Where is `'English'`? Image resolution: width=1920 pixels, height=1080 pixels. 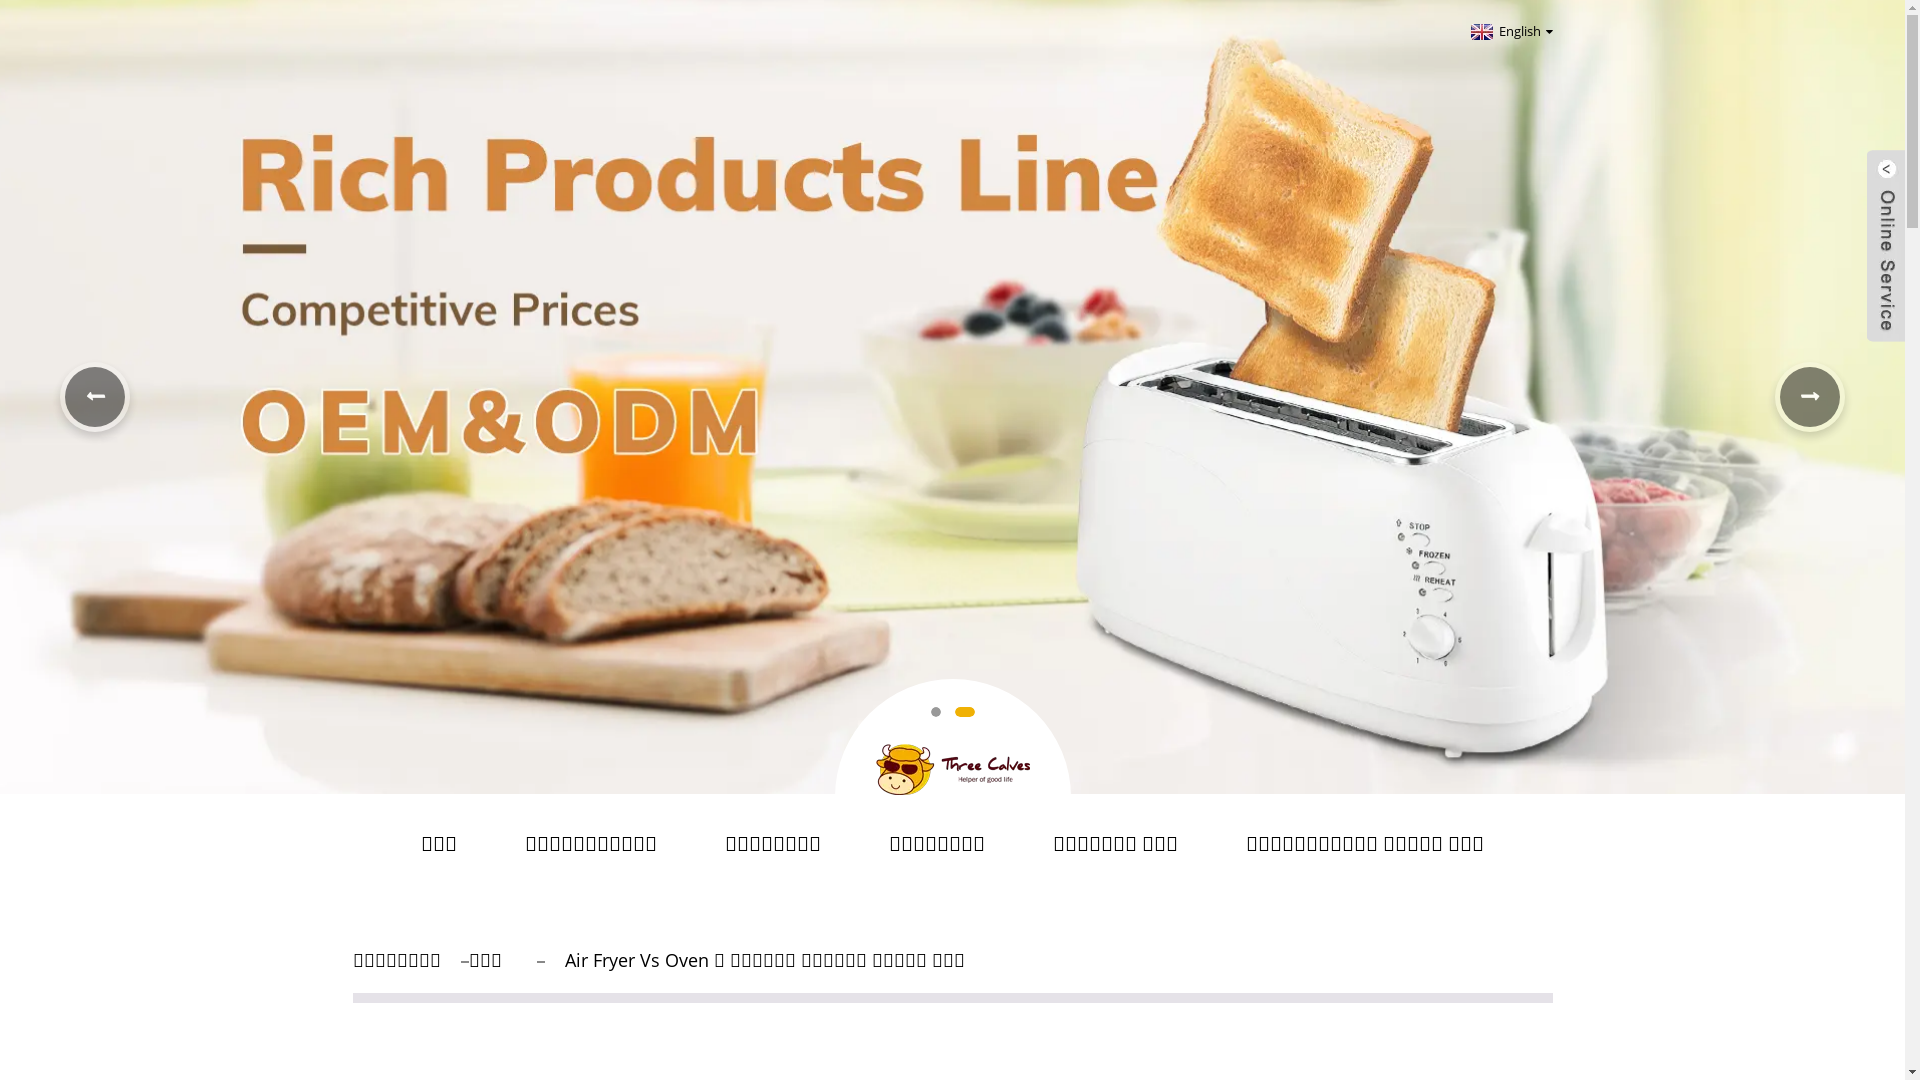
'English' is located at coordinates (1509, 30).